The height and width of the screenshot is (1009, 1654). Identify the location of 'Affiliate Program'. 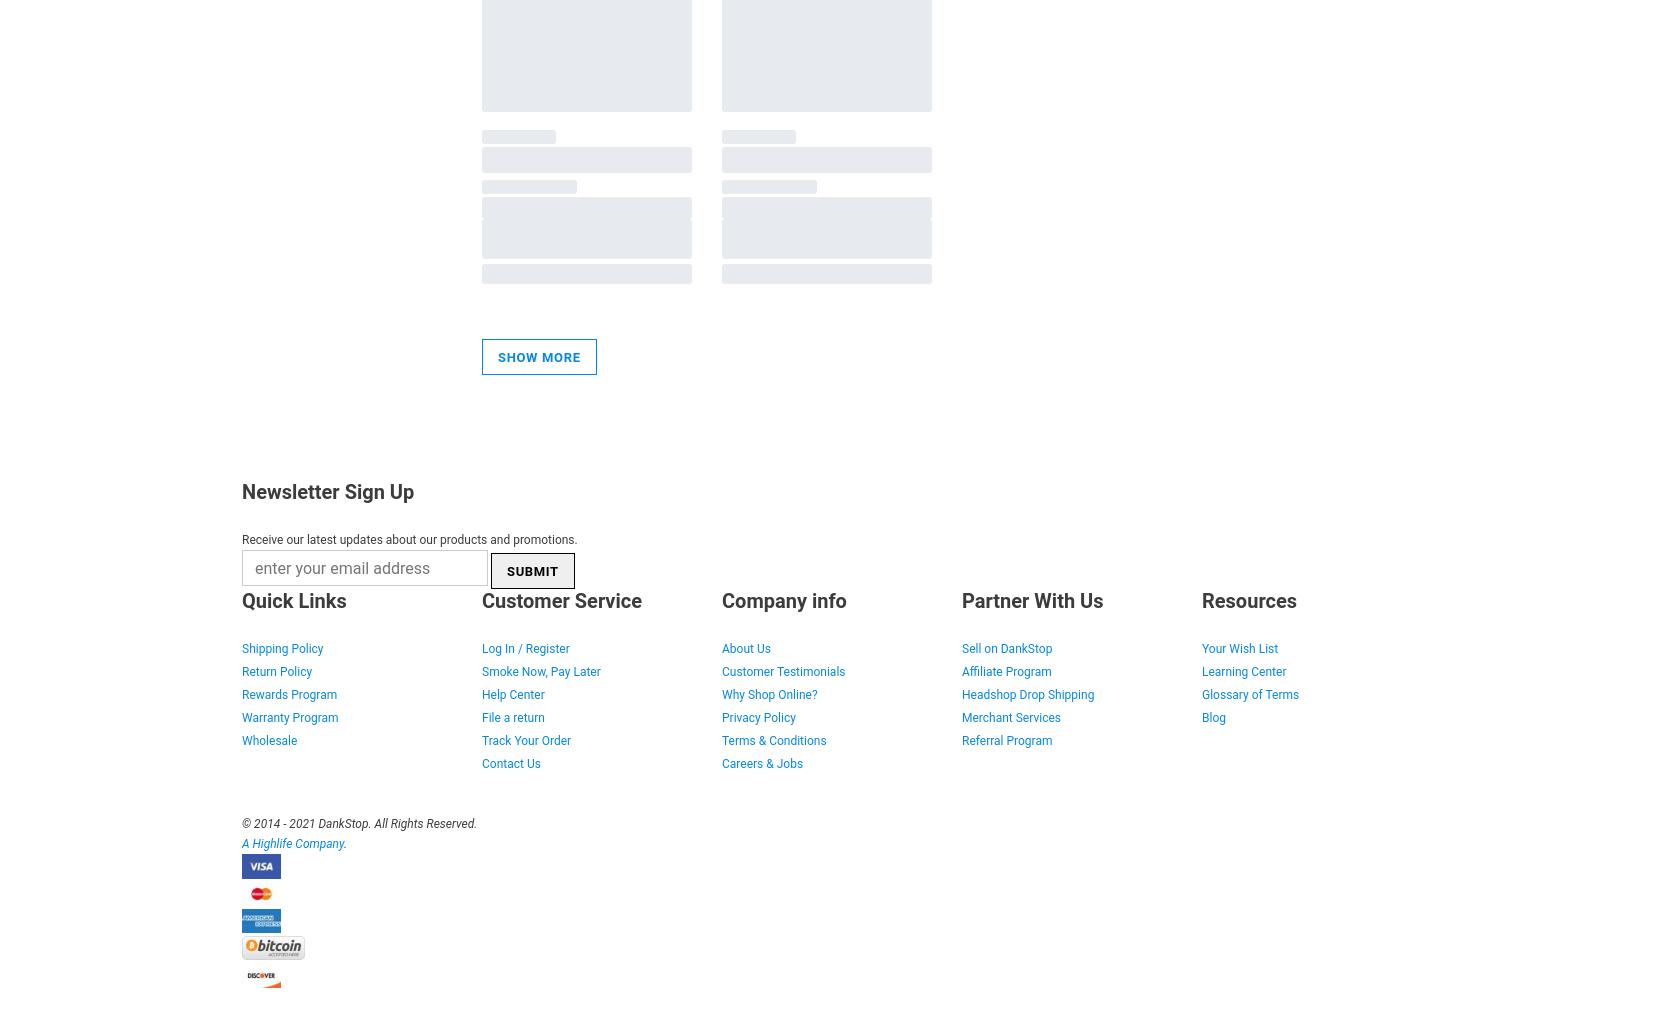
(1005, 671).